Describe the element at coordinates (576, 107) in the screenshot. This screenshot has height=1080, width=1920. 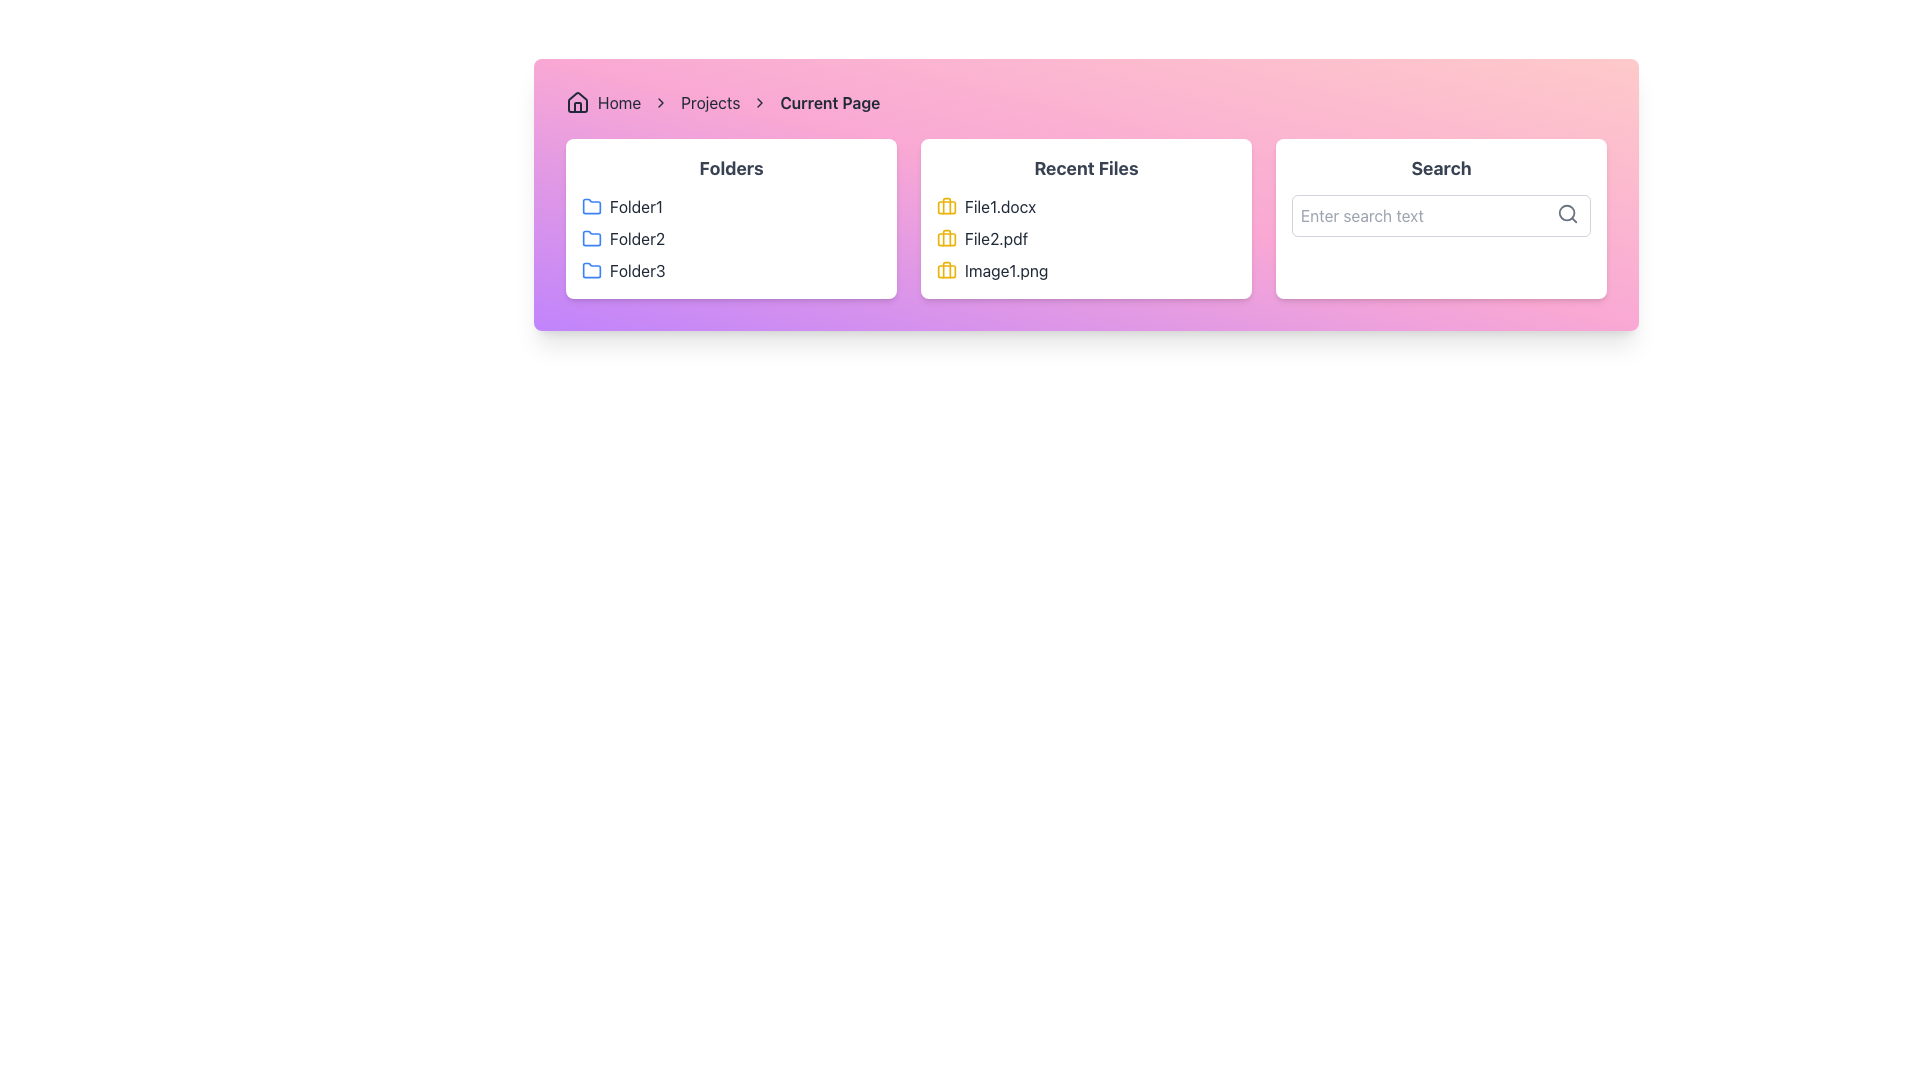
I see `the decorative graphical element within the house icon representing the 'Home' navigation option in the breadcrumb navigation bar` at that location.